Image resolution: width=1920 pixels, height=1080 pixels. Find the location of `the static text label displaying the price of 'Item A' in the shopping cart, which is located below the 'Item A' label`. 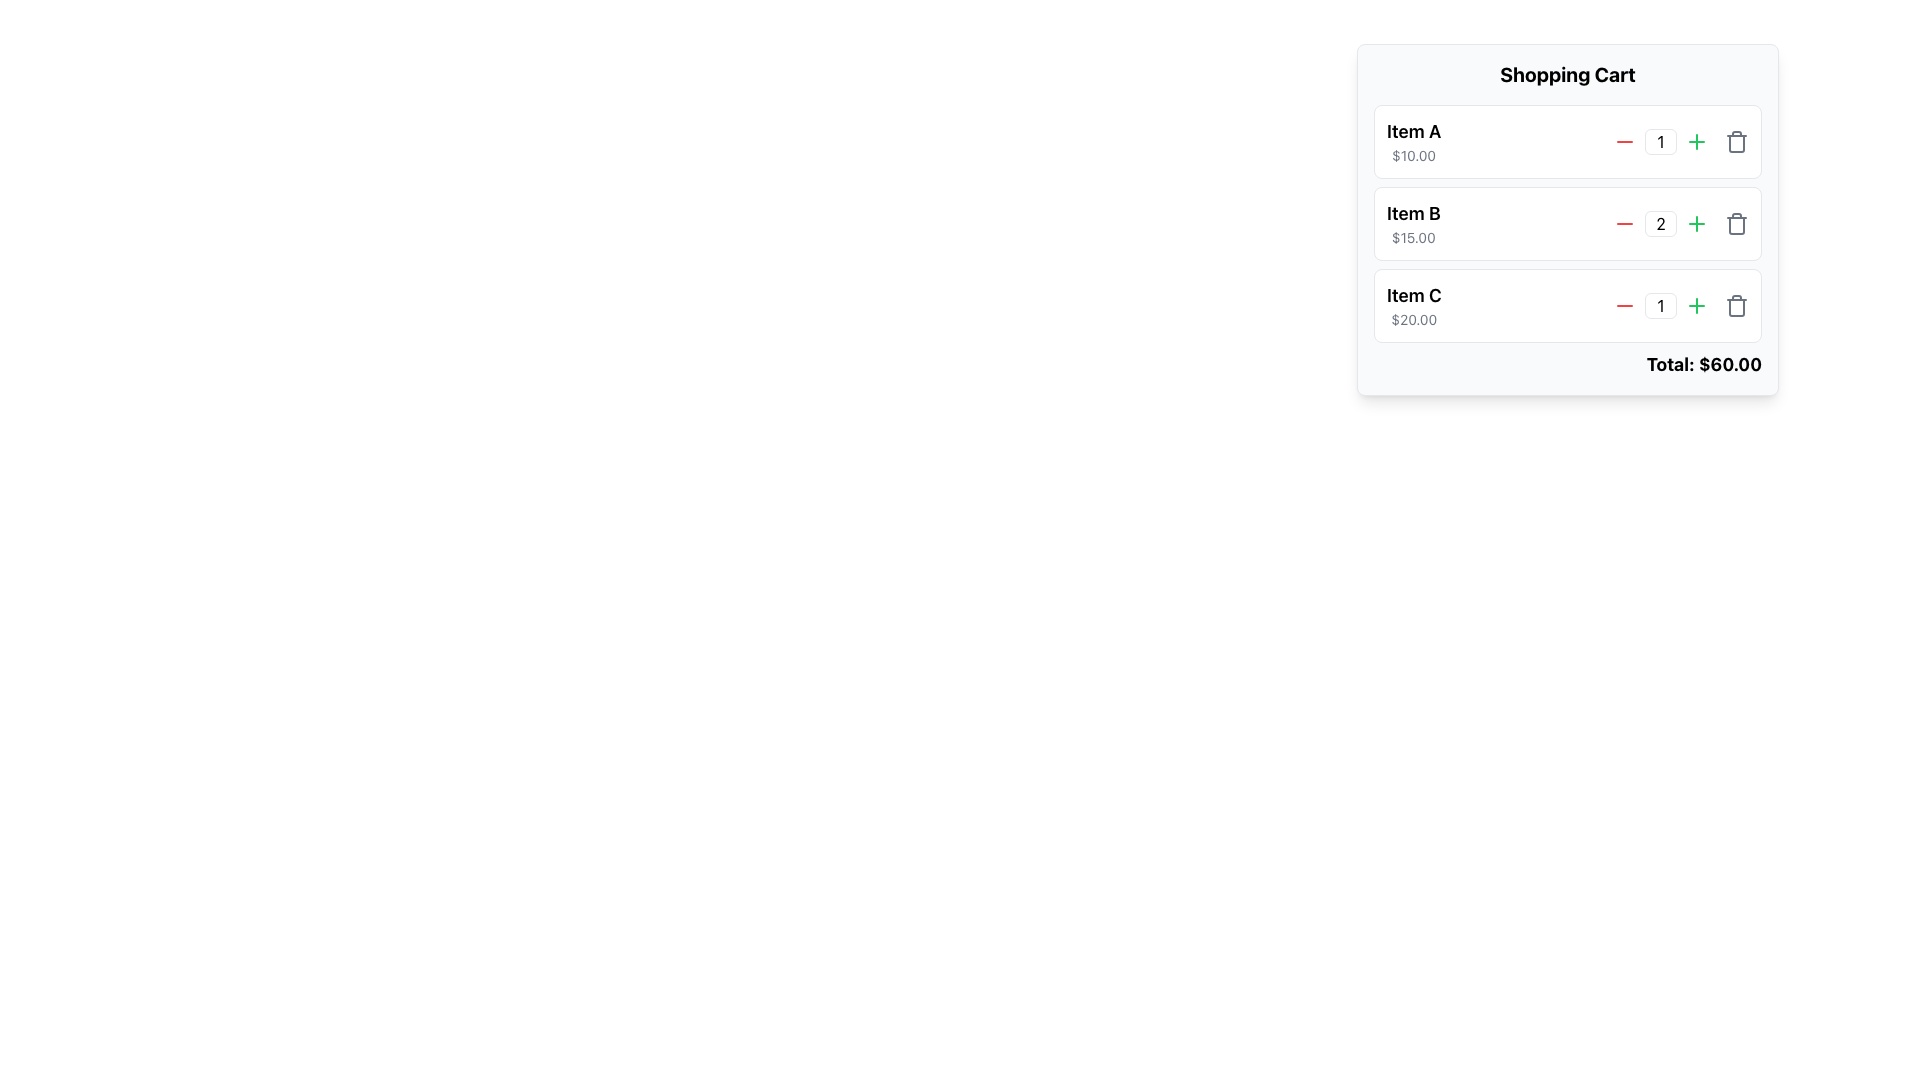

the static text label displaying the price of 'Item A' in the shopping cart, which is located below the 'Item A' label is located at coordinates (1413, 154).